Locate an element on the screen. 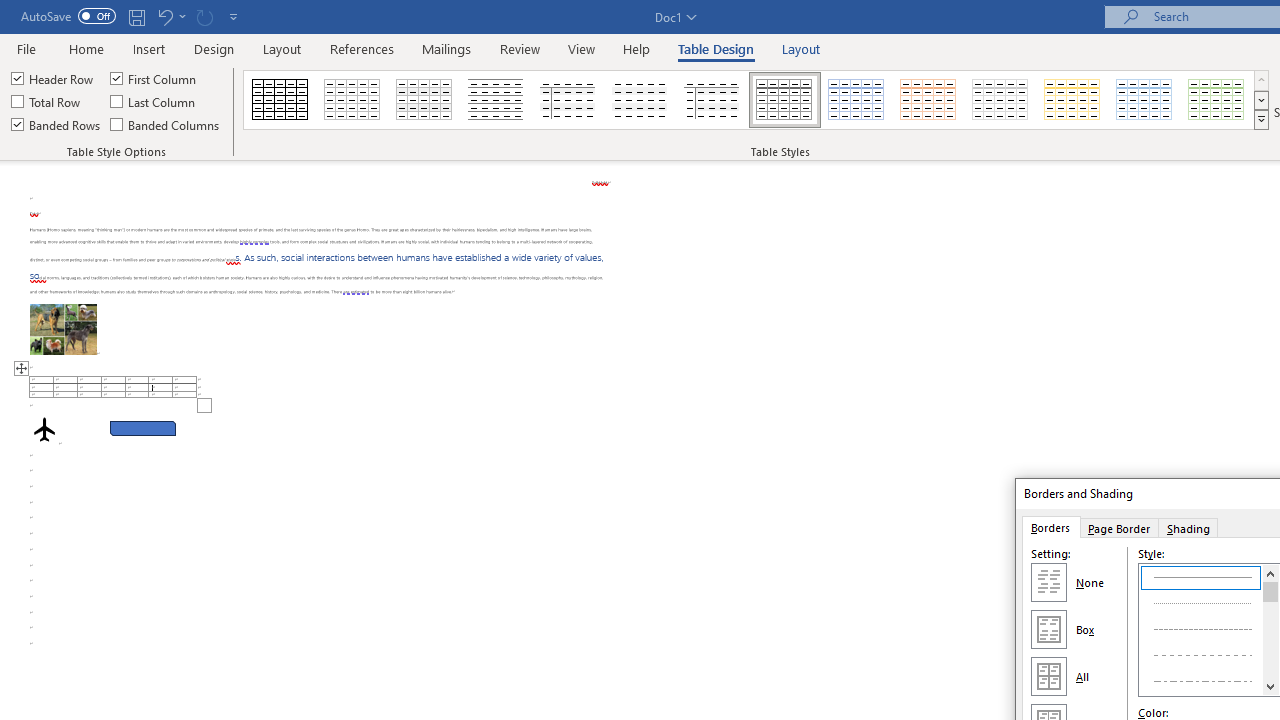  'None' is located at coordinates (1047, 582).